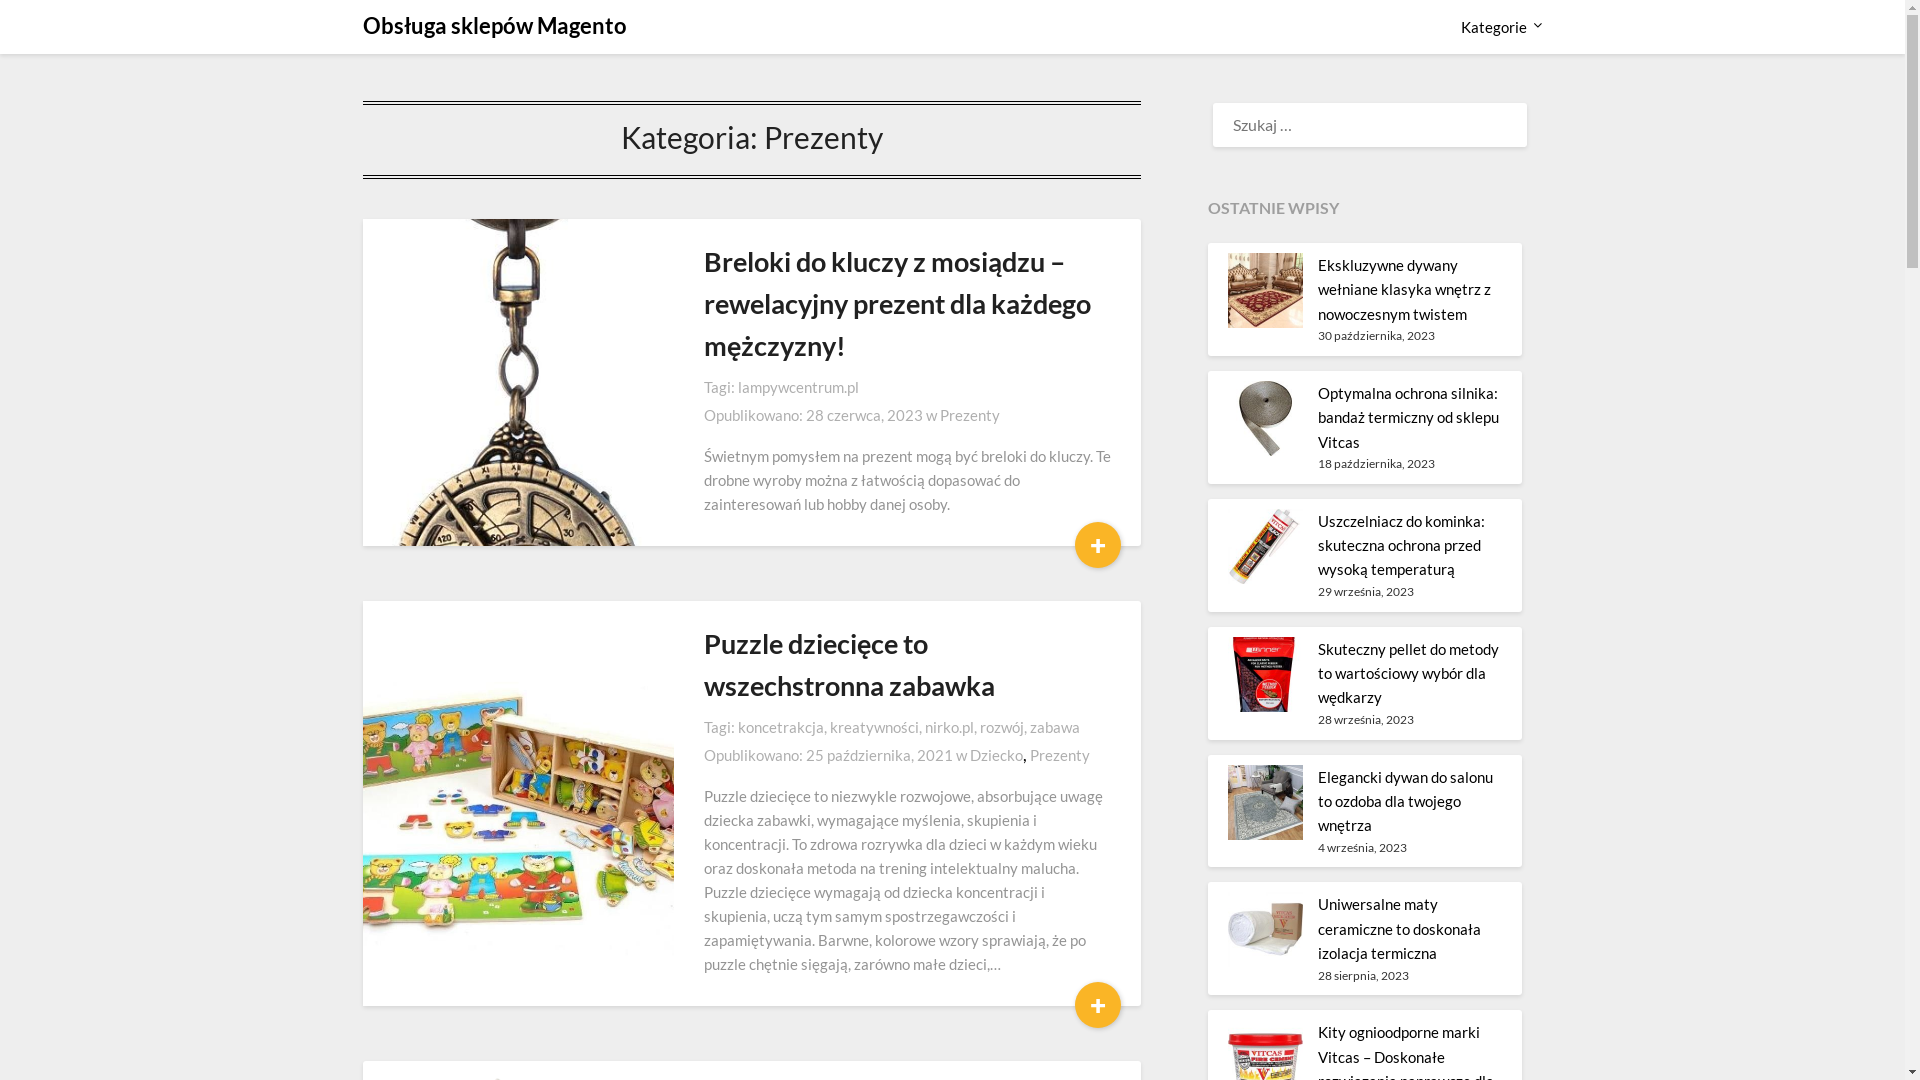 The width and height of the screenshot is (1920, 1080). Describe the element at coordinates (1492, 27) in the screenshot. I see `'Kategorie'` at that location.